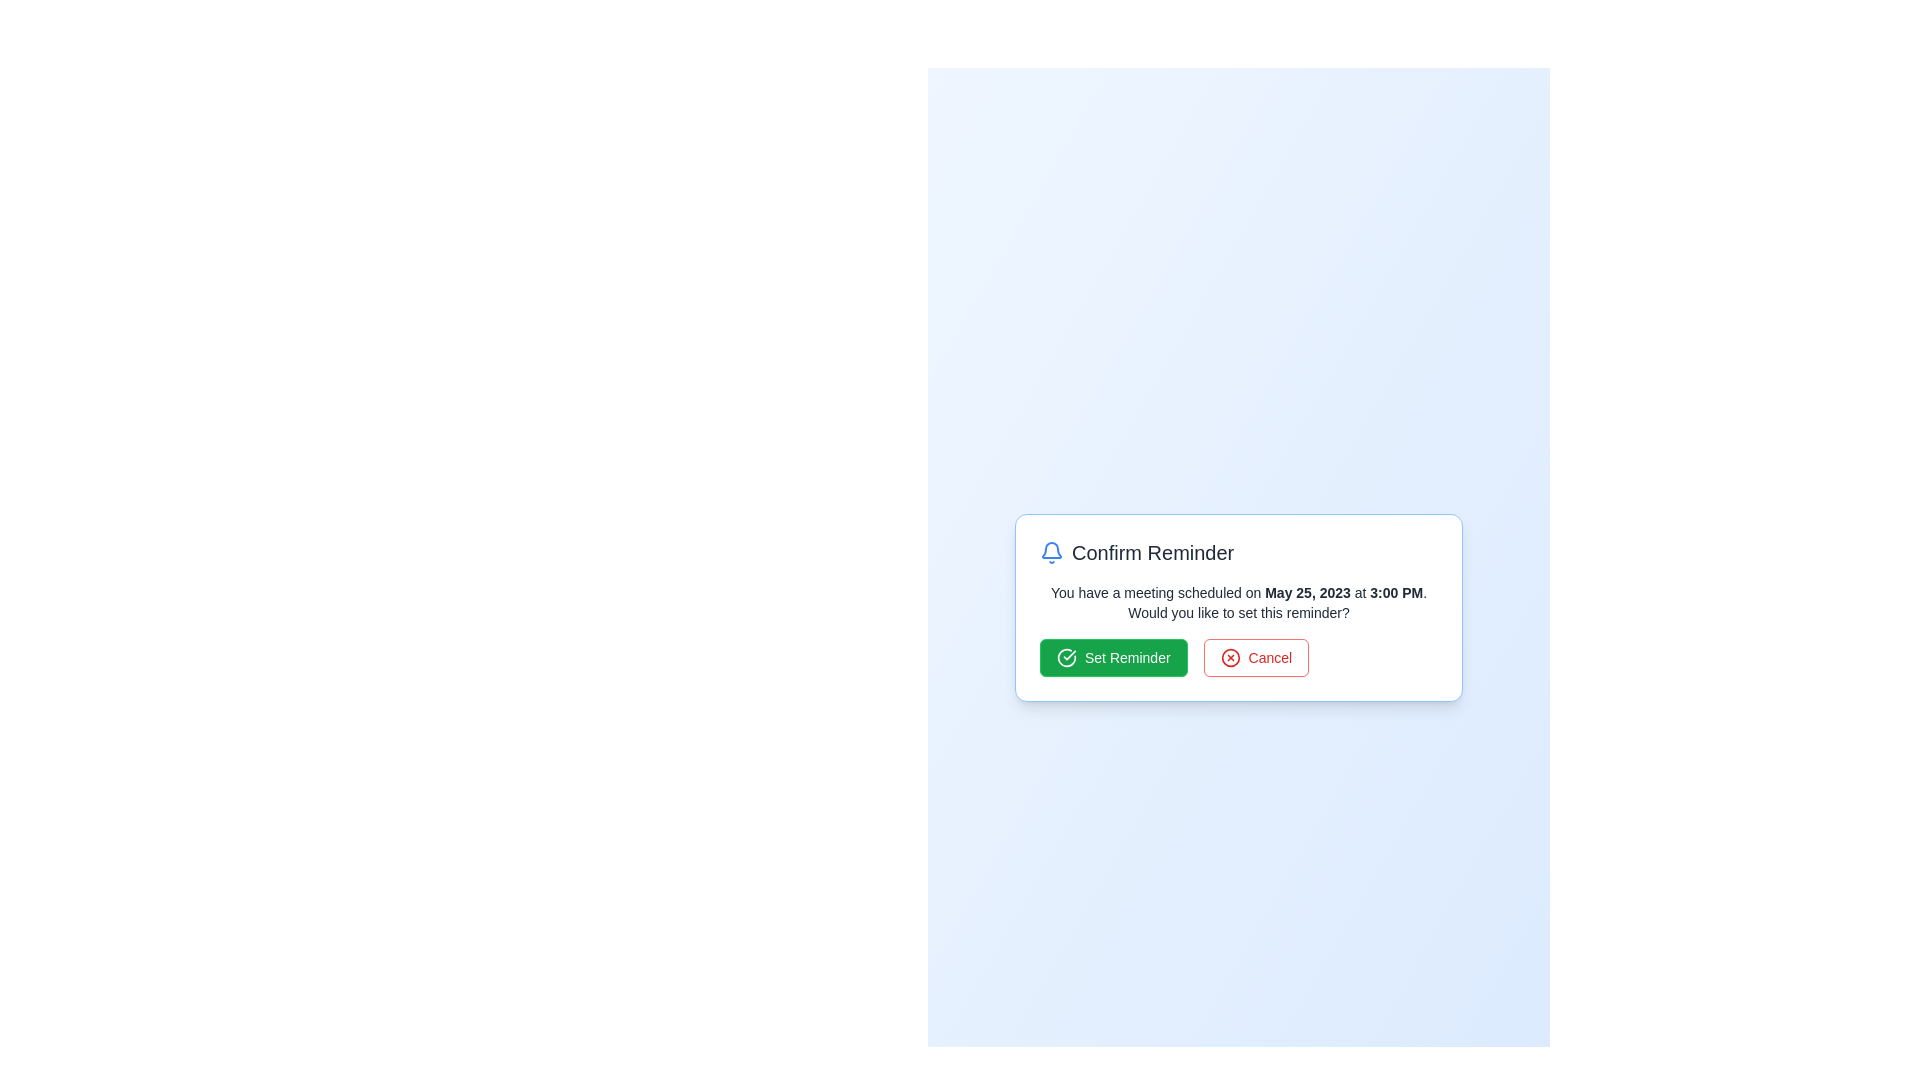  Describe the element at coordinates (1153, 552) in the screenshot. I see `the 'Confirm Reminder' text label, which is prominently displayed in bold and slightly enlarged dark gray font, indicating its association with notifications` at that location.